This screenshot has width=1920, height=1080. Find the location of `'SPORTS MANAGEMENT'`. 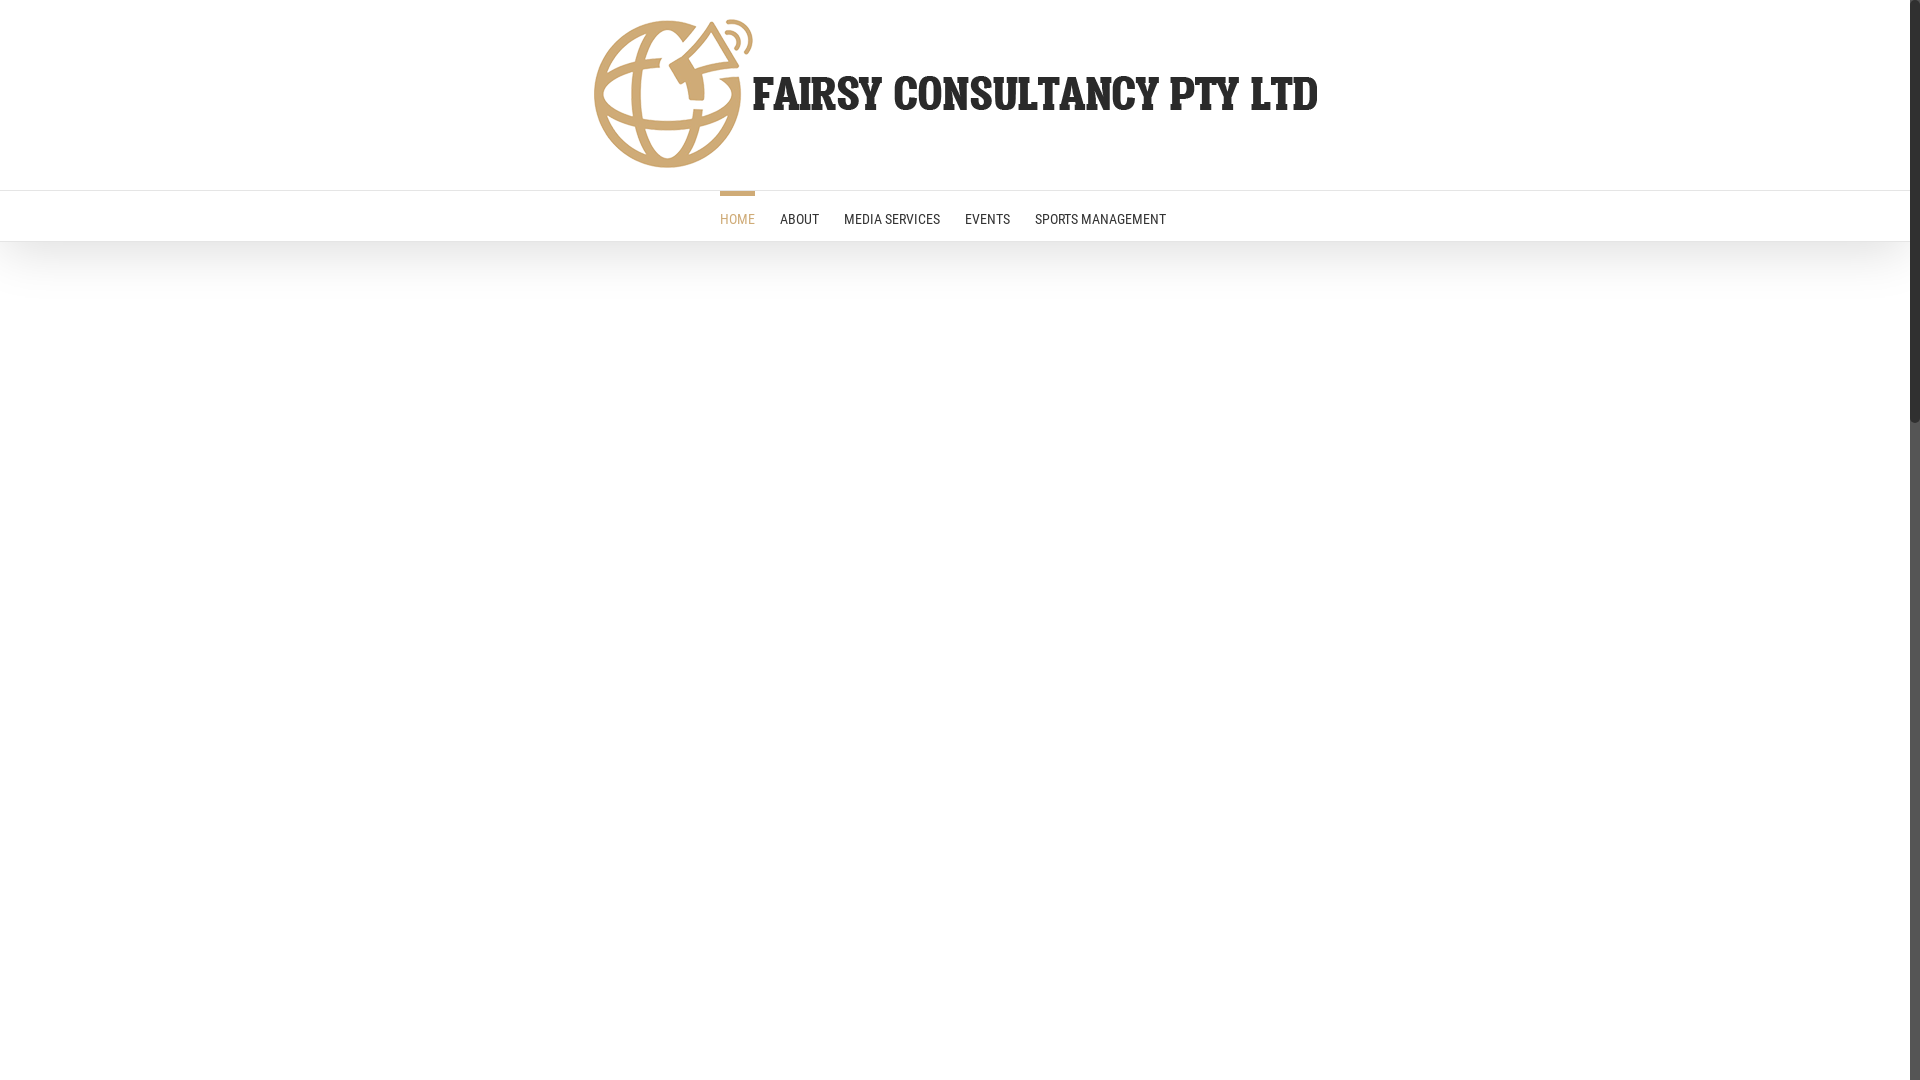

'SPORTS MANAGEMENT' is located at coordinates (1033, 216).